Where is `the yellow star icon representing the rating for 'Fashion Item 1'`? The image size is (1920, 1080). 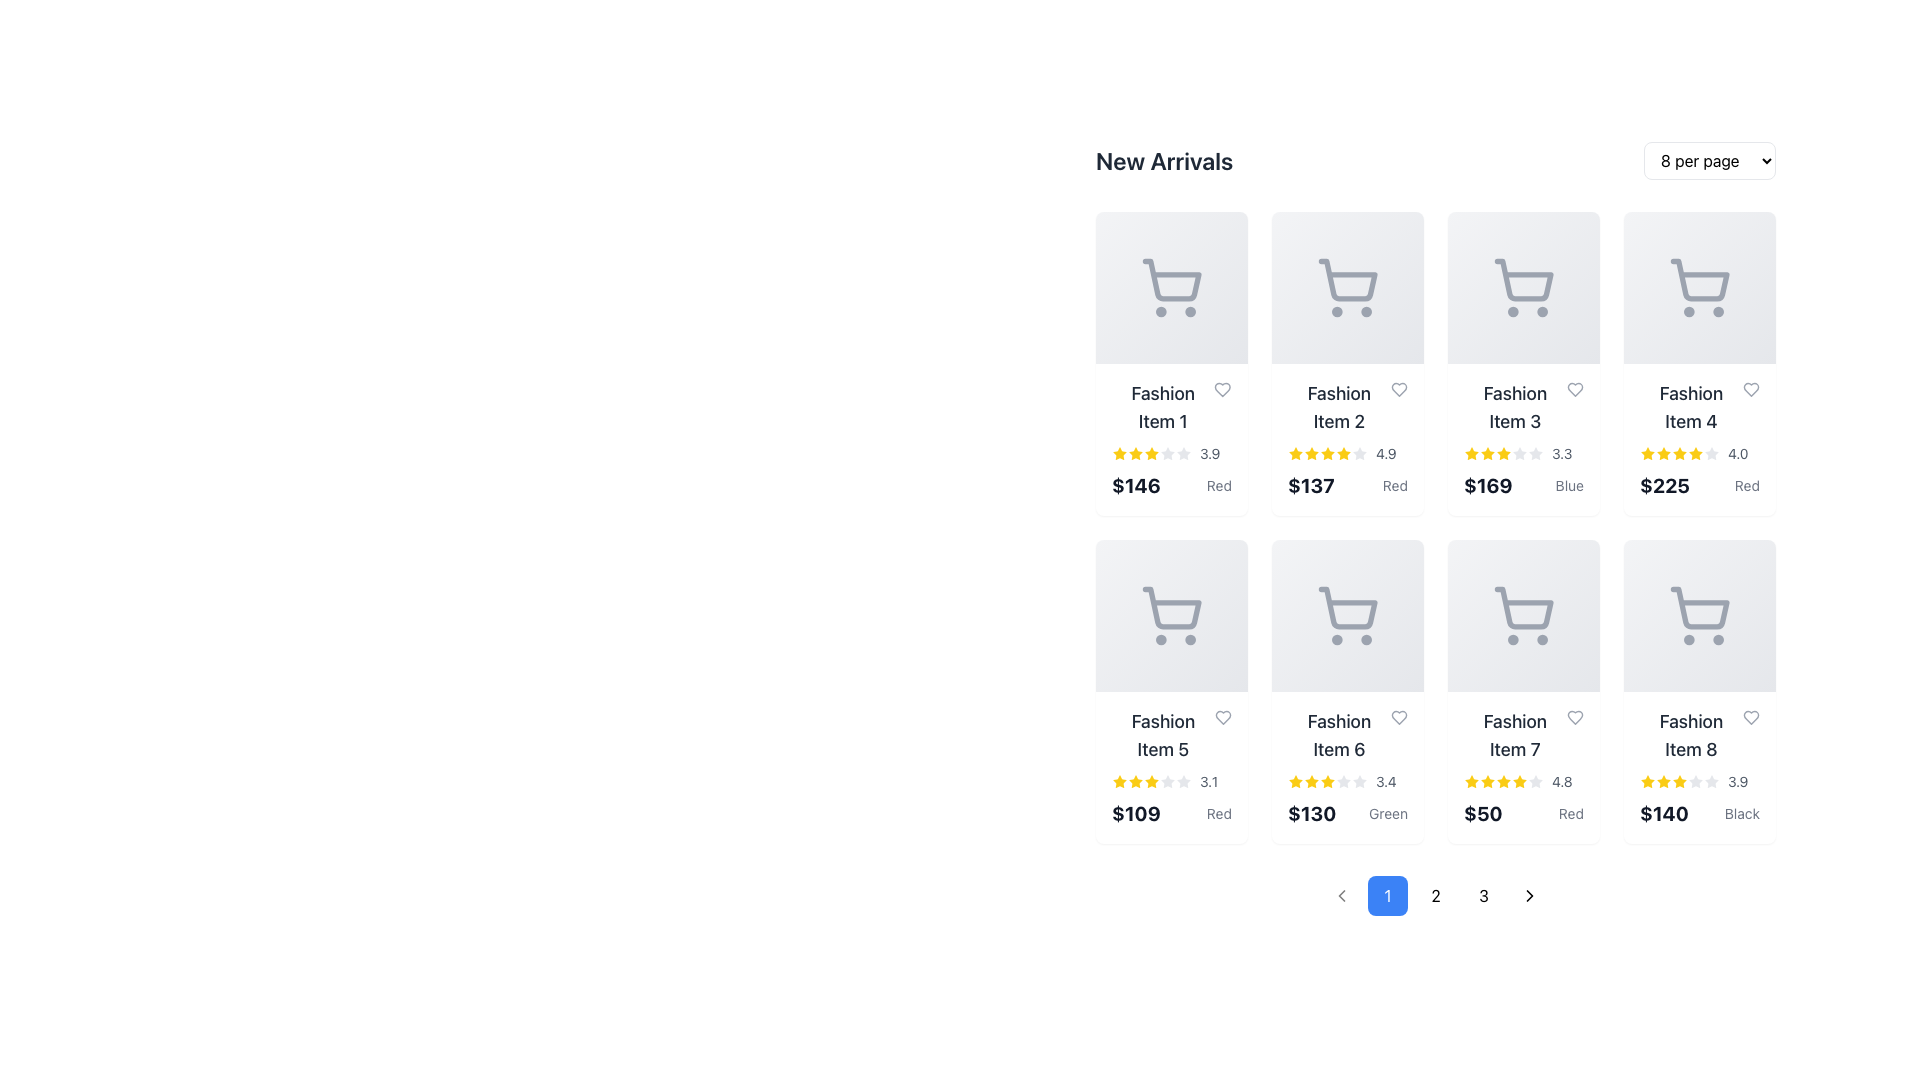
the yellow star icon representing the rating for 'Fashion Item 1' is located at coordinates (1136, 453).